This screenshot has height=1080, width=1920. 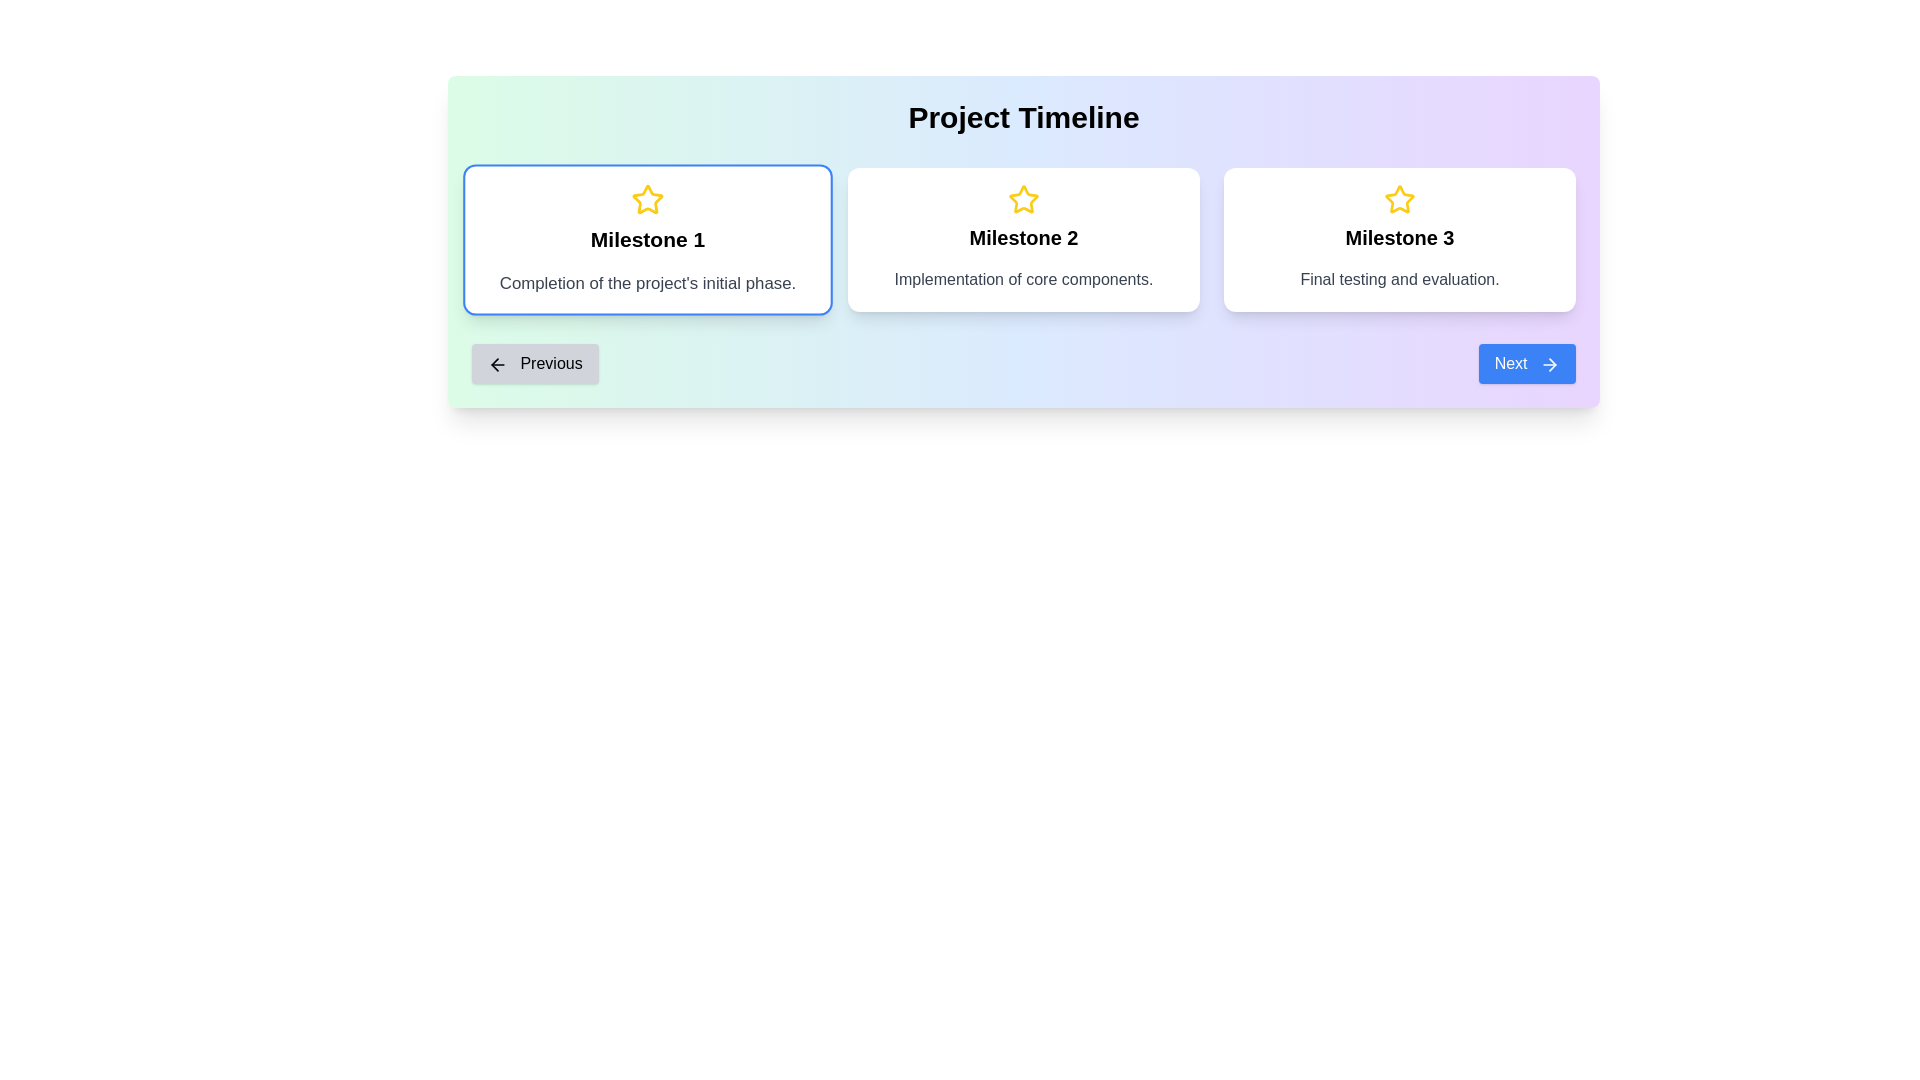 What do you see at coordinates (498, 363) in the screenshot?
I see `the backward navigation icon located to the left of the 'Previous' button label in the 'Milestone 1' card panel` at bounding box center [498, 363].